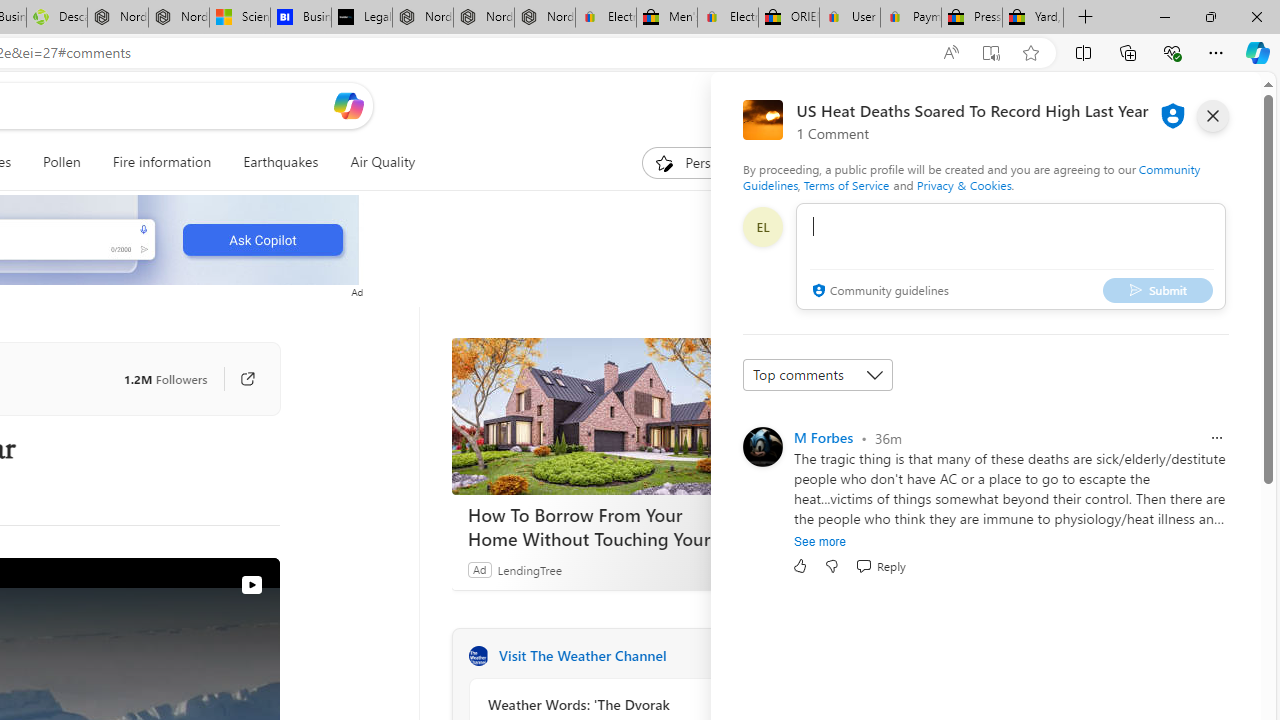 This screenshot has width=1280, height=720. Describe the element at coordinates (964, 185) in the screenshot. I see `'Privacy & Cookies'` at that location.